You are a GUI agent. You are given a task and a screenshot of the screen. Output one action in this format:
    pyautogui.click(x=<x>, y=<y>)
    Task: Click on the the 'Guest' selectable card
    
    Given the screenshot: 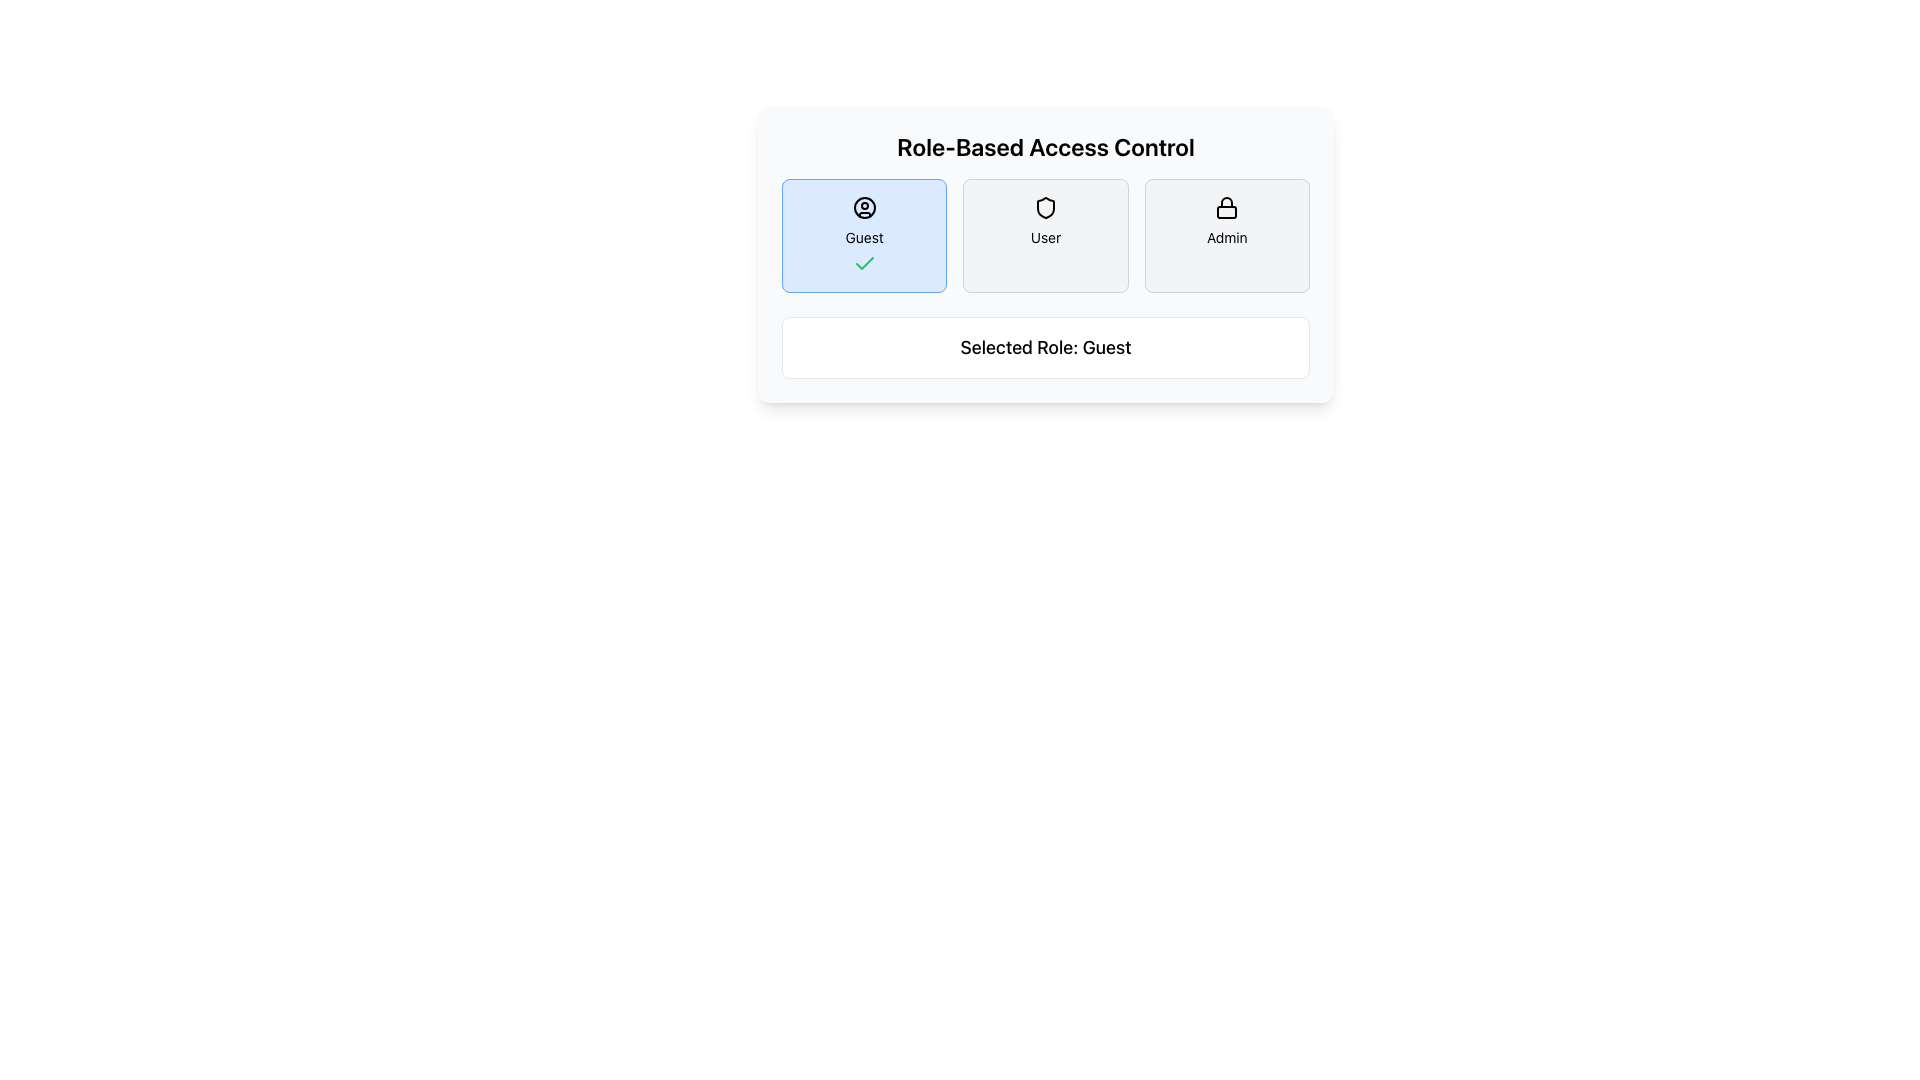 What is the action you would take?
    pyautogui.click(x=864, y=234)
    